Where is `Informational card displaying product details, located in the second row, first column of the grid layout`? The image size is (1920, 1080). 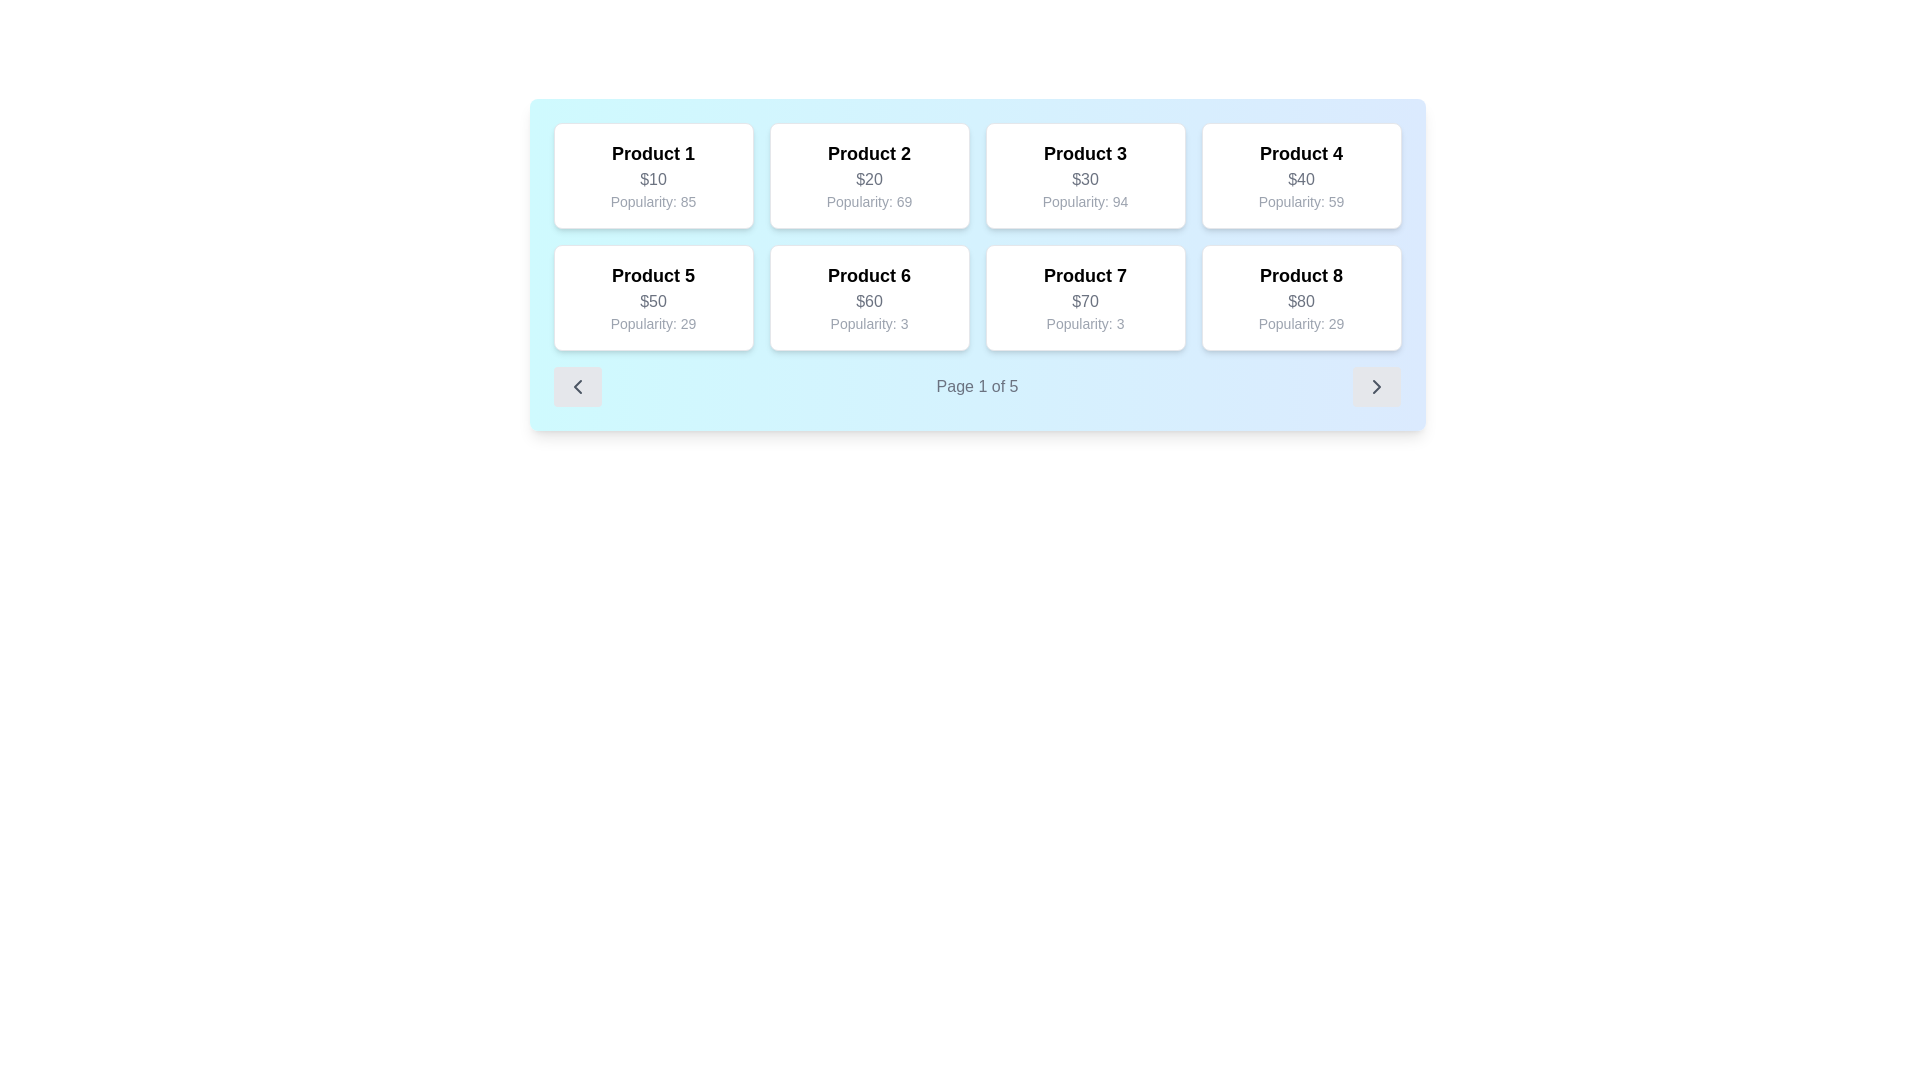 Informational card displaying product details, located in the second row, first column of the grid layout is located at coordinates (653, 297).